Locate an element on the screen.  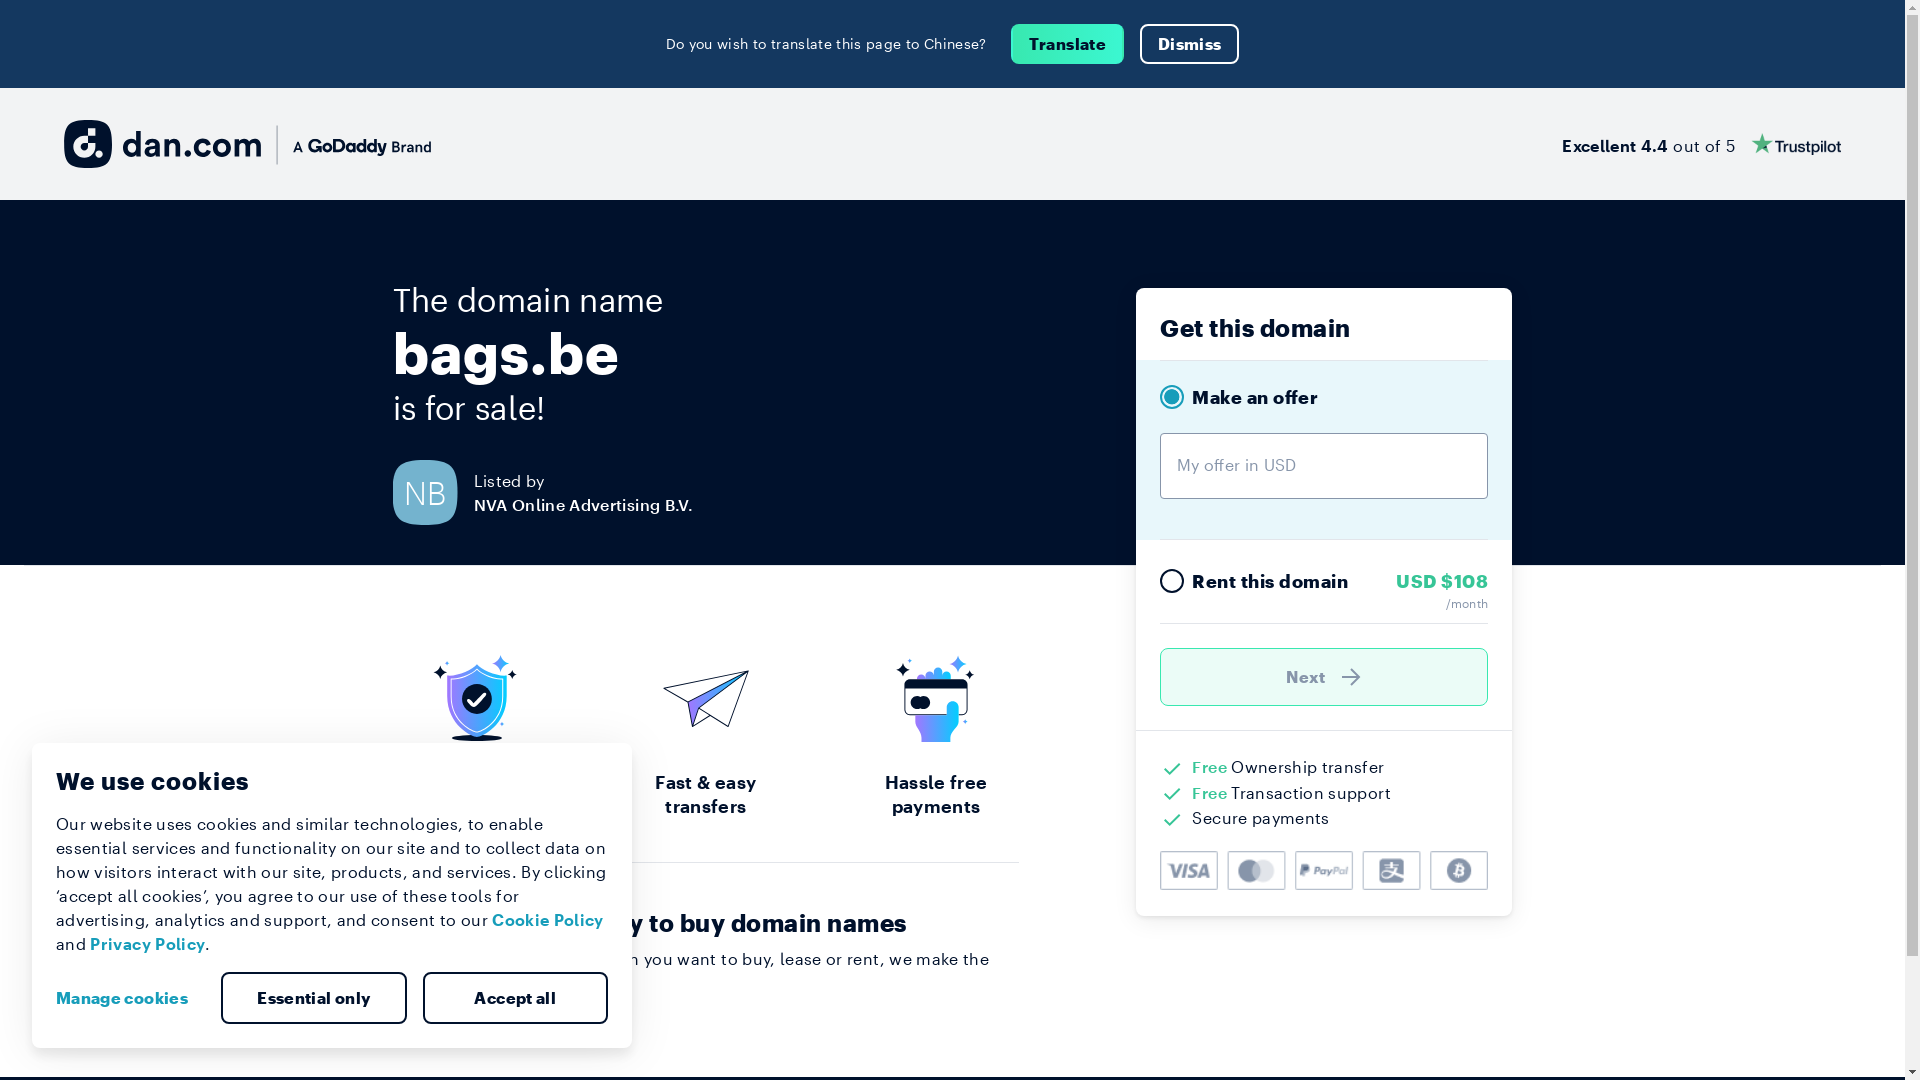
'Essential only' is located at coordinates (312, 998).